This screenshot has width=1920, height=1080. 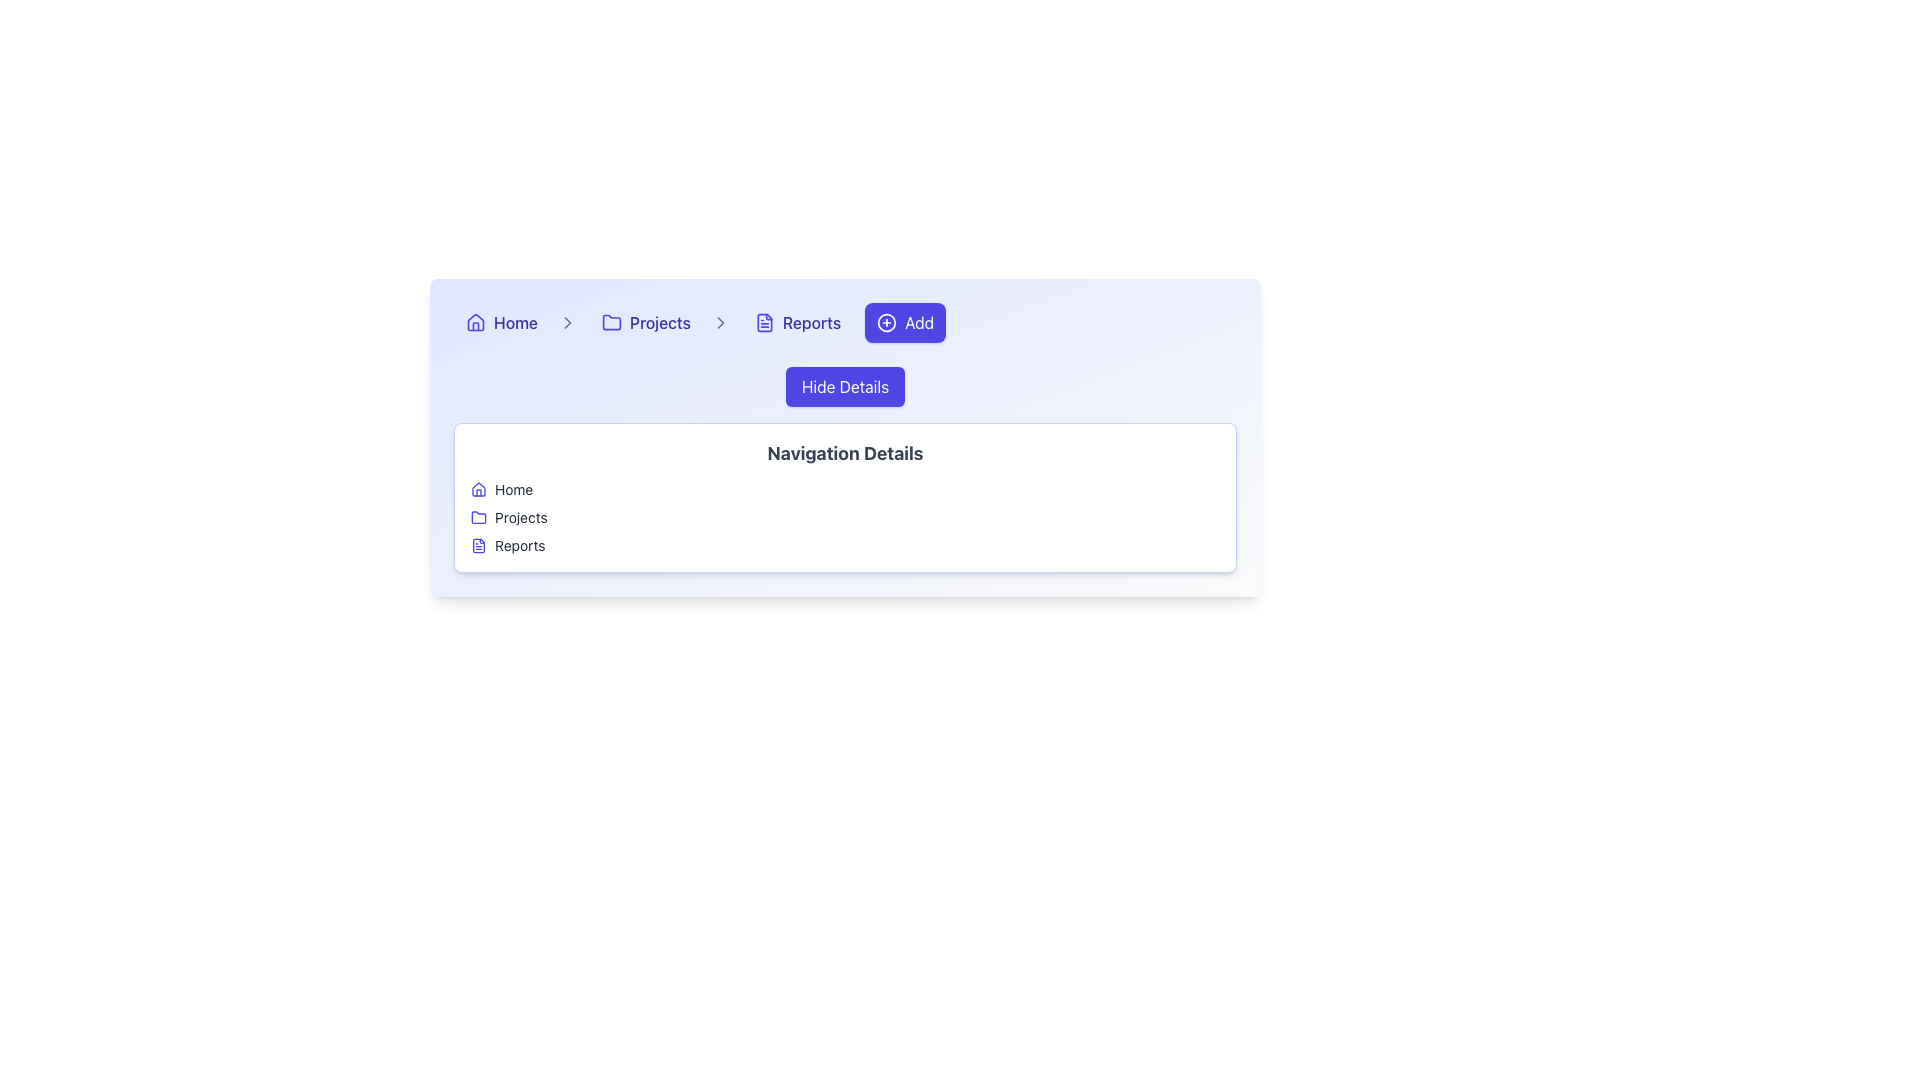 What do you see at coordinates (886, 322) in the screenshot?
I see `the indigo-colored 'Add' button icon, which represents an addition or create function, located in the upper-right corner of the navigation bar` at bounding box center [886, 322].